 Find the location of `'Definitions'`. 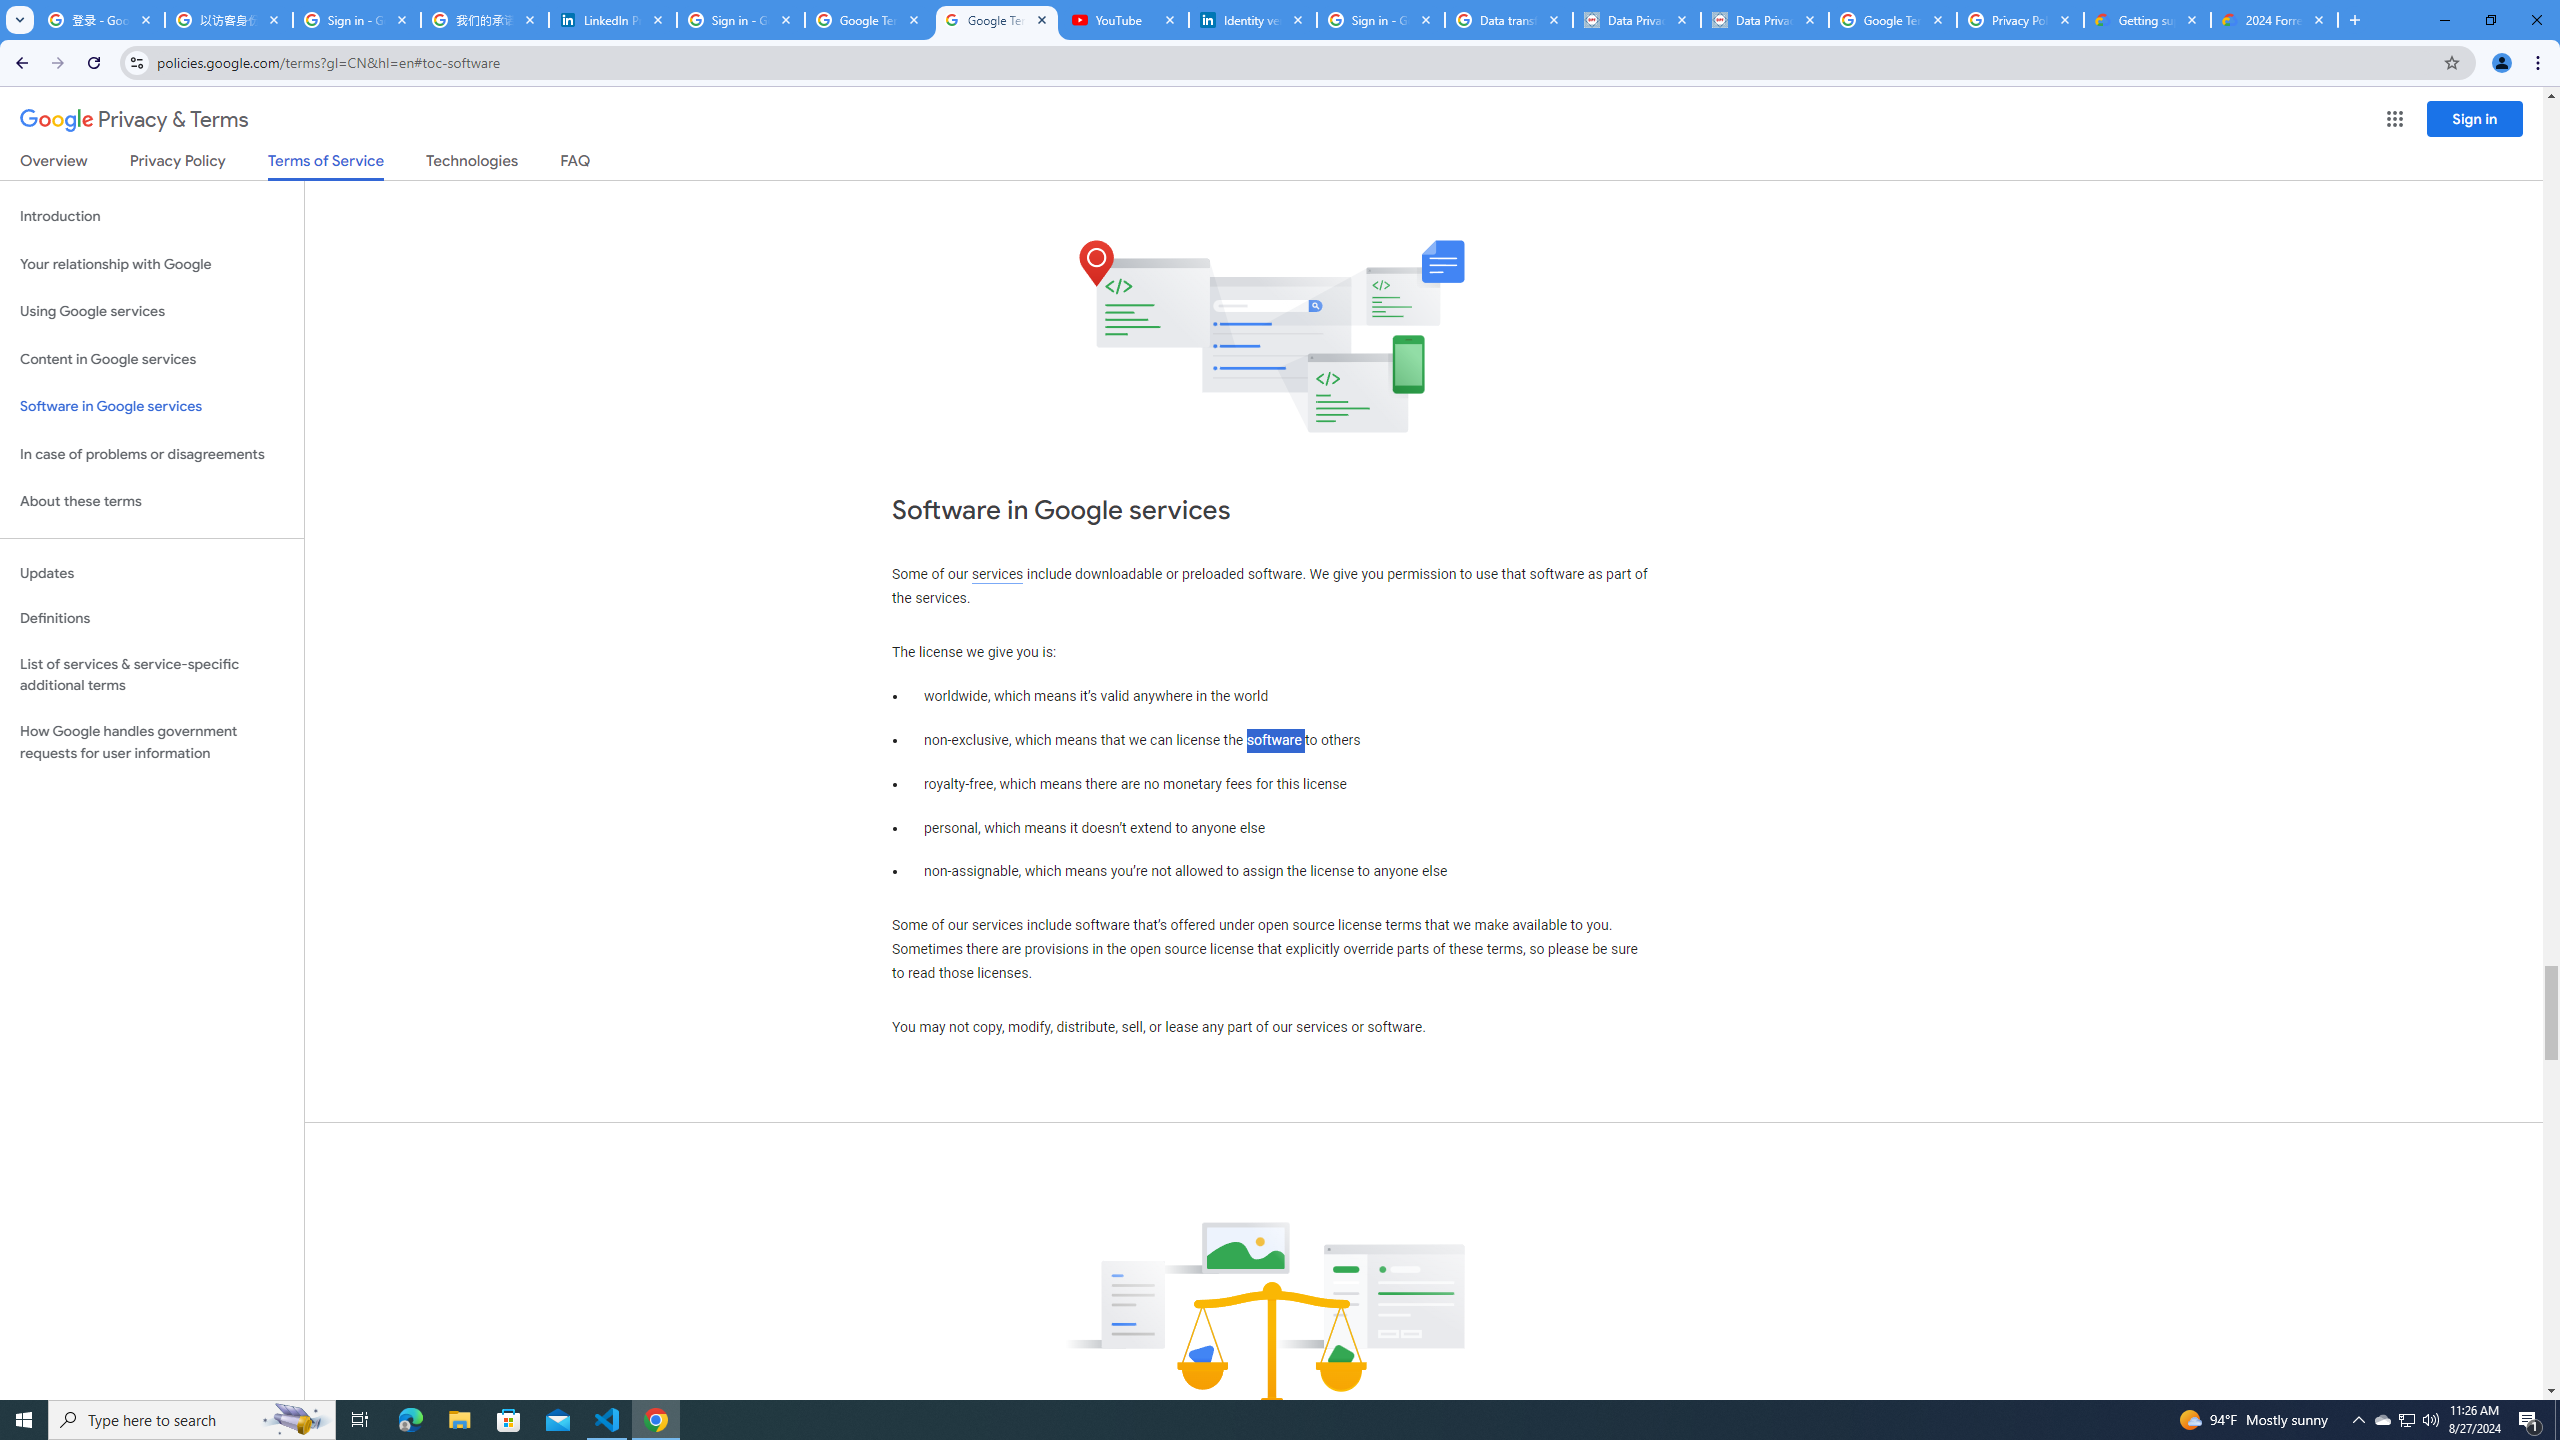

'Definitions' is located at coordinates (151, 618).